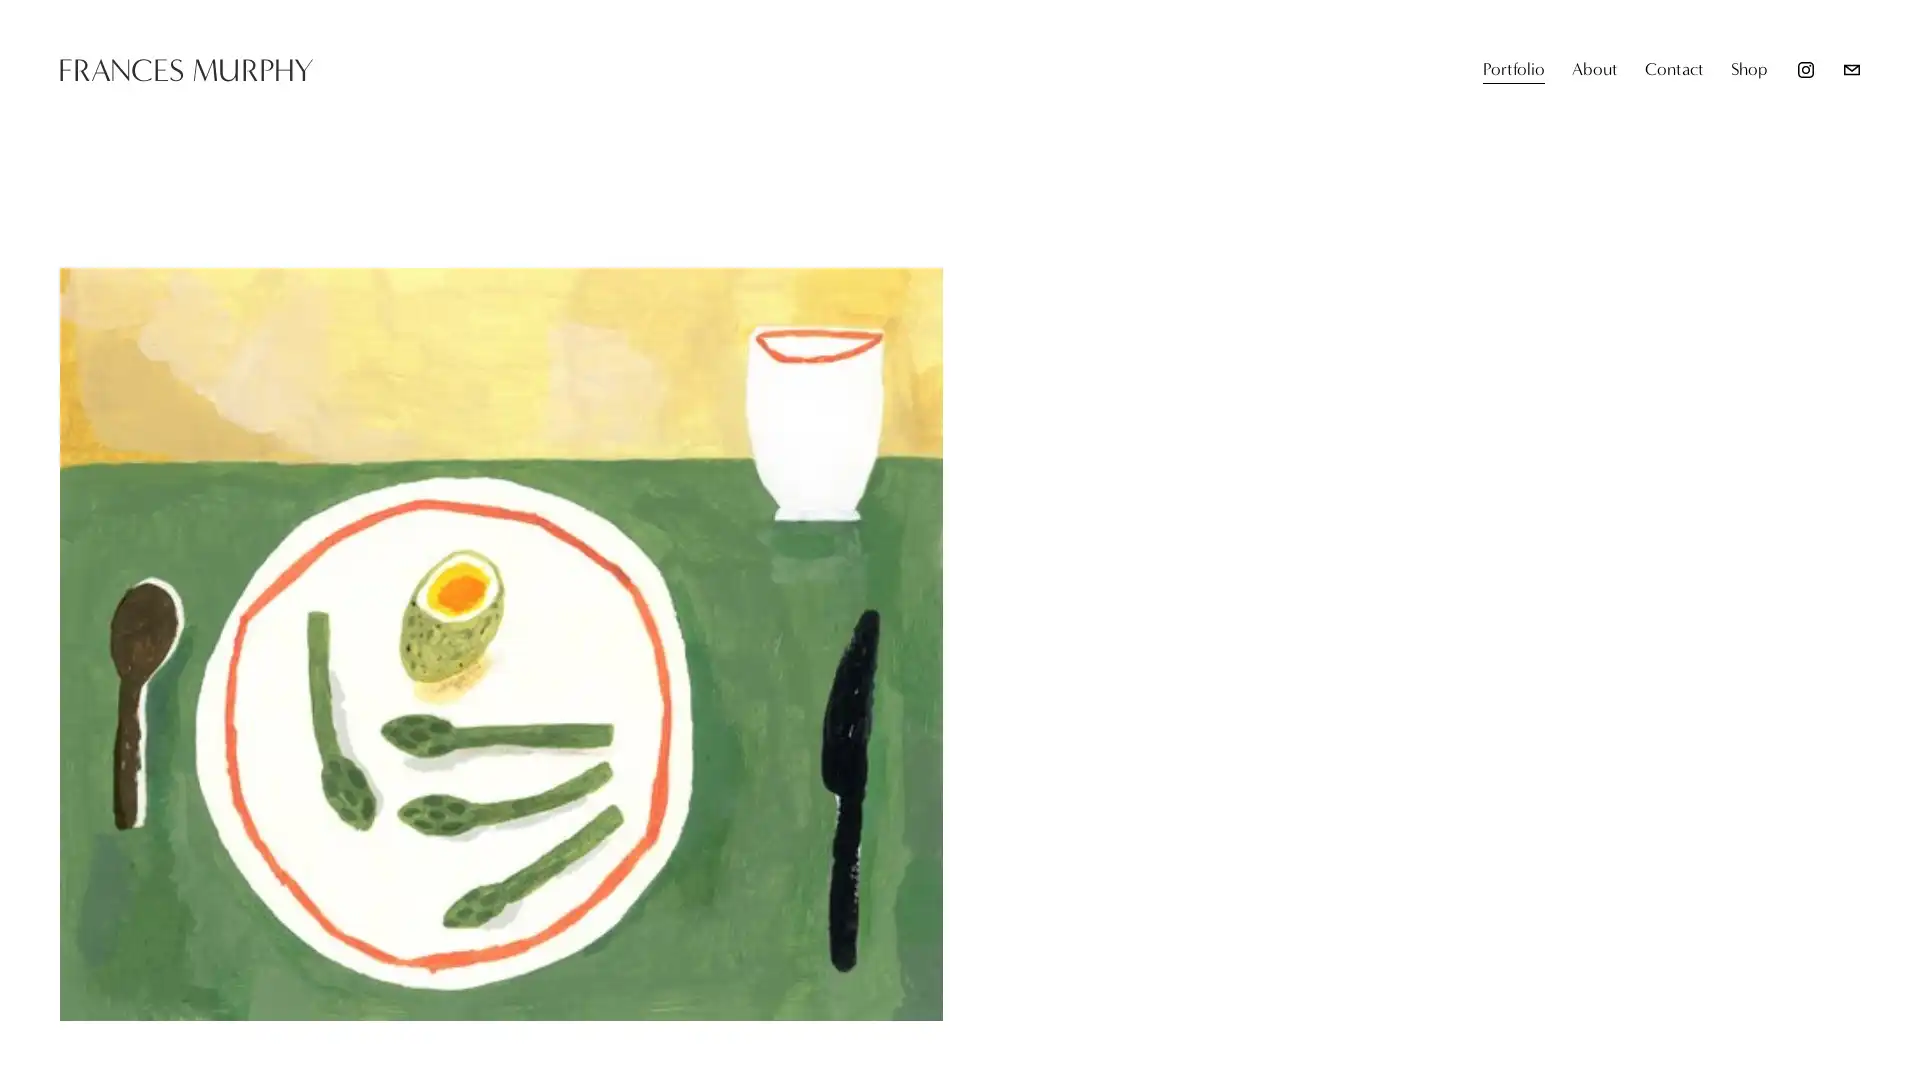 This screenshot has width=1920, height=1080. What do you see at coordinates (501, 644) in the screenshot?
I see `View fullsize` at bounding box center [501, 644].